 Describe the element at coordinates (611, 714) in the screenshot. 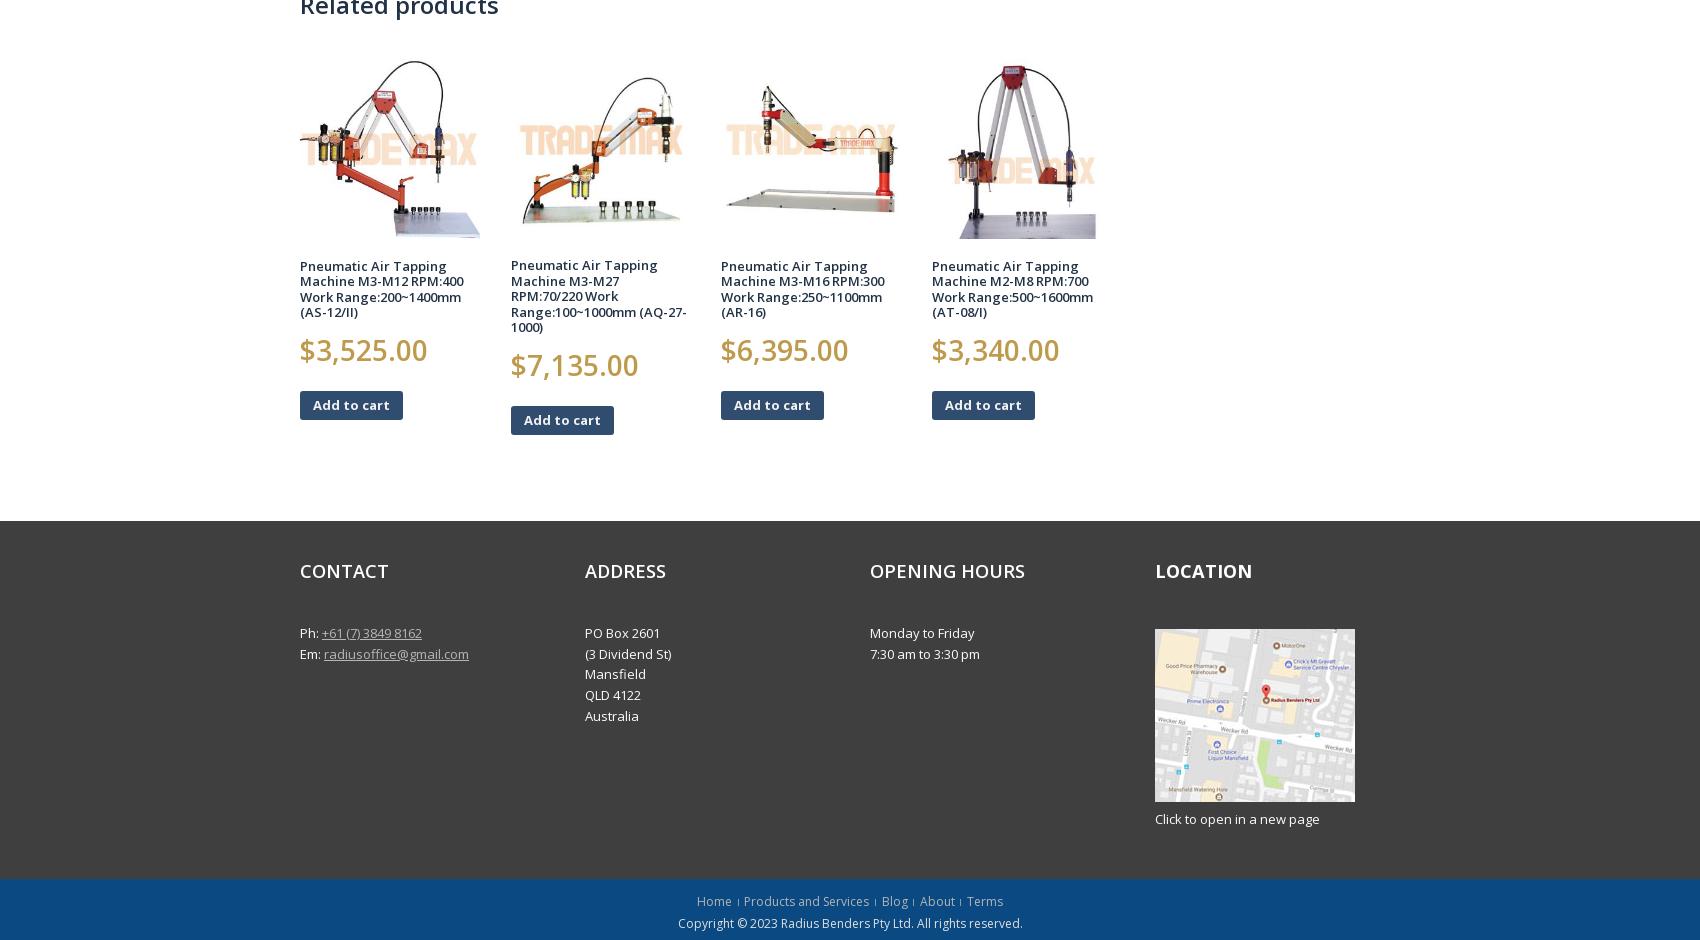

I see `'Australia'` at that location.